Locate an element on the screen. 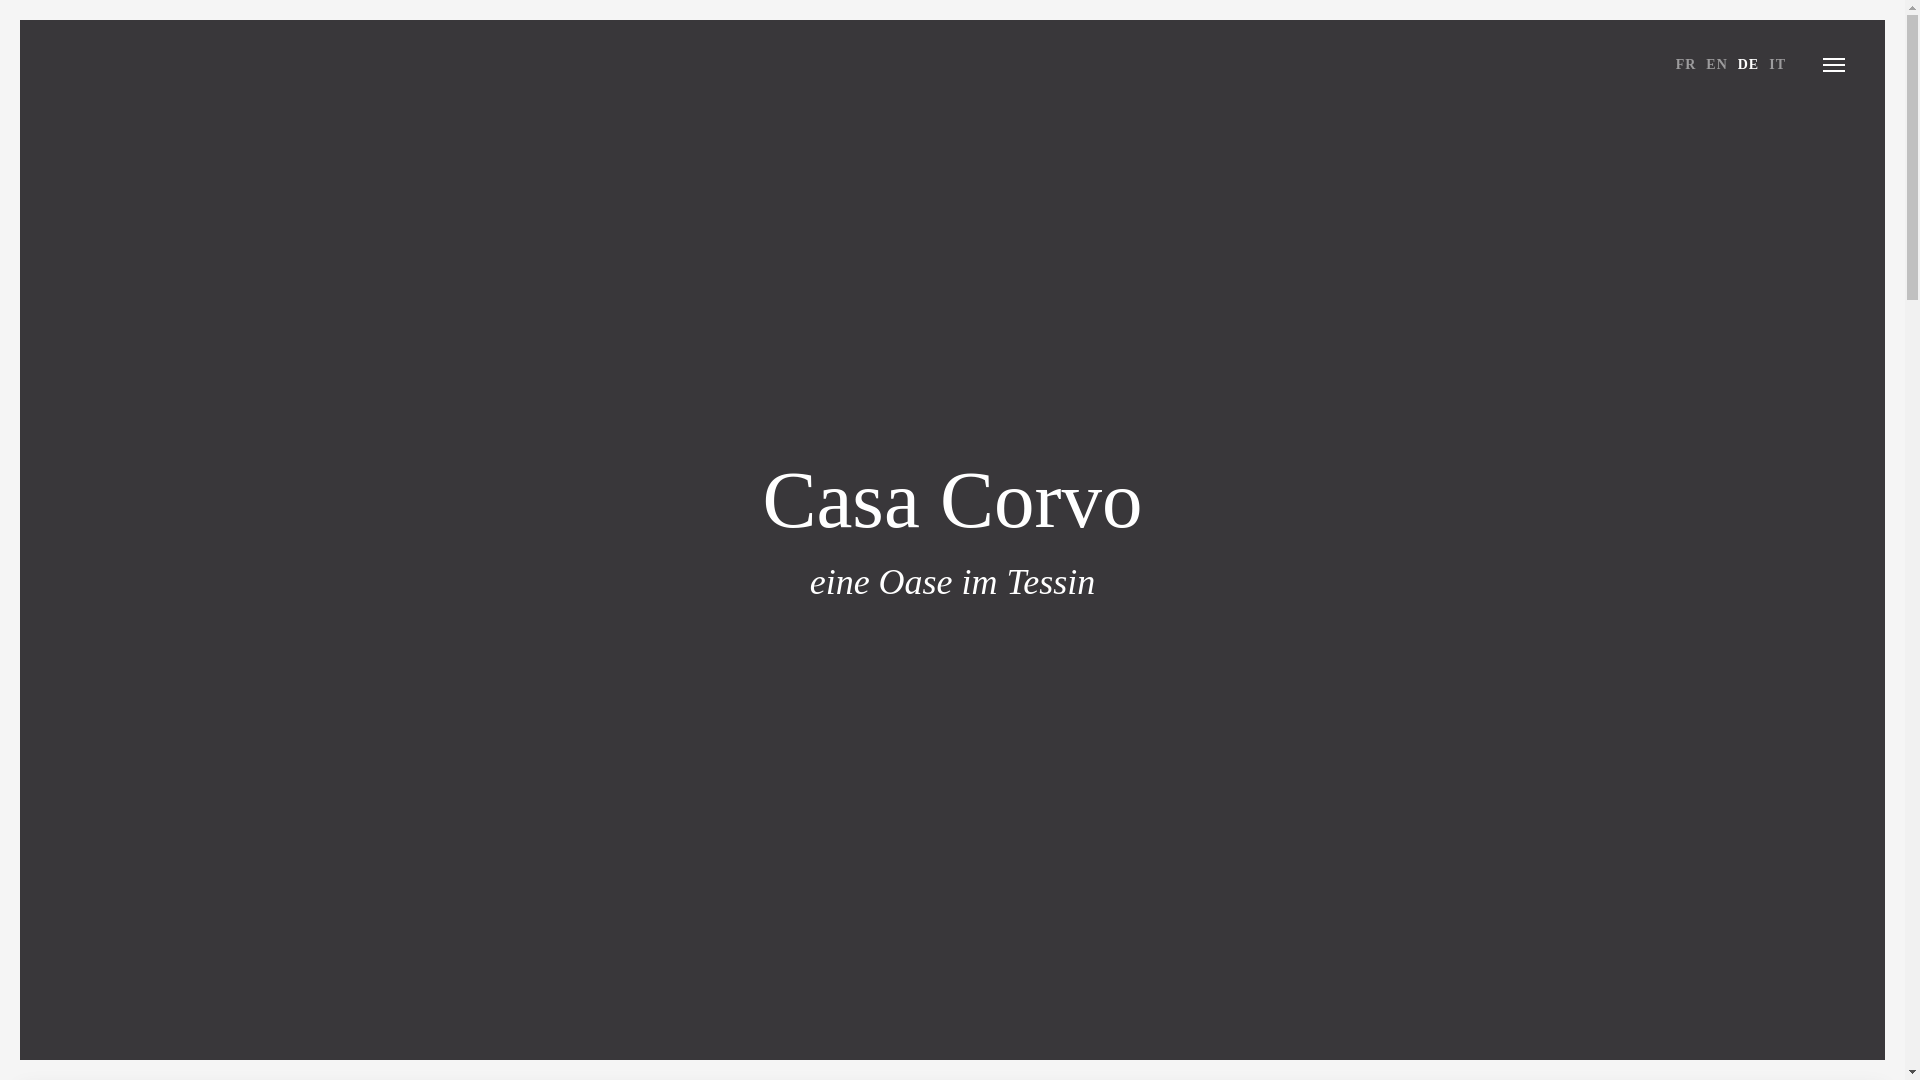 The width and height of the screenshot is (1920, 1080). 'EN' is located at coordinates (1715, 63).